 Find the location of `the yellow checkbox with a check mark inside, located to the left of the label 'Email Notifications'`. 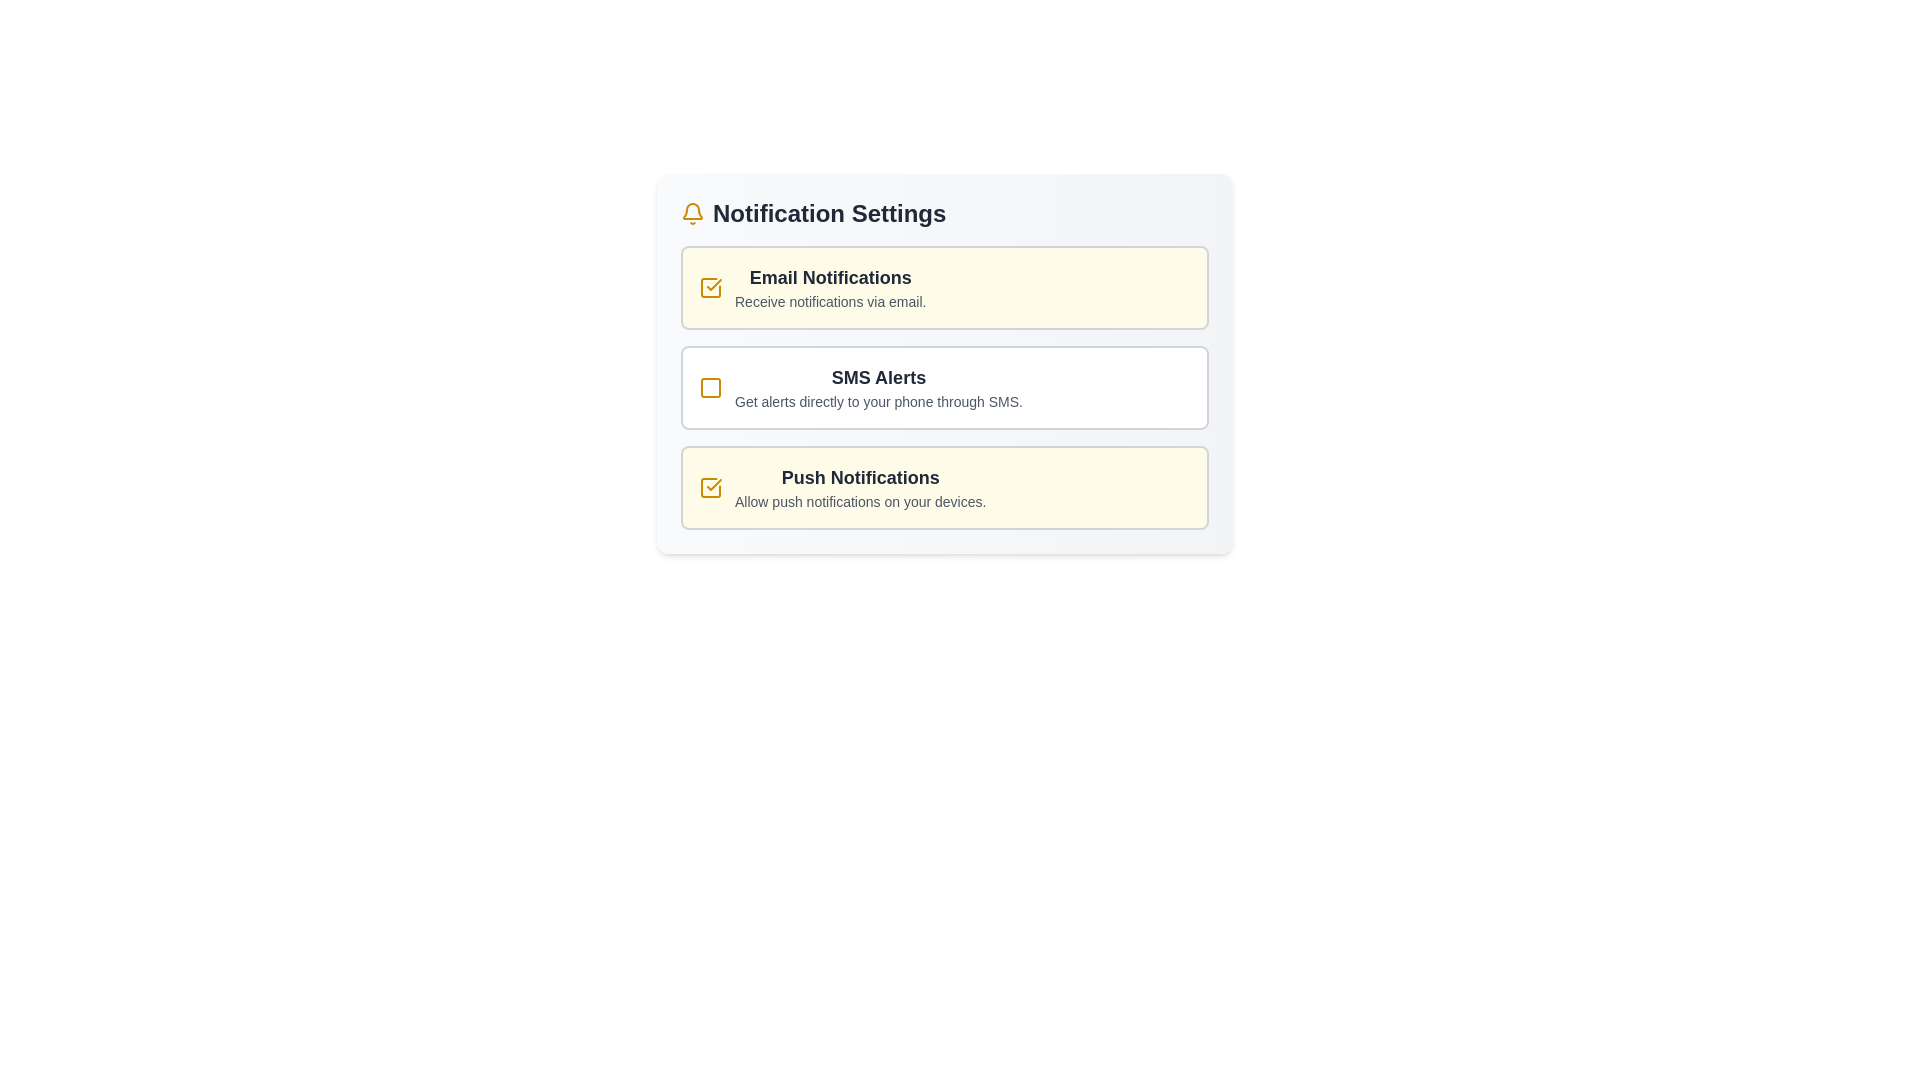

the yellow checkbox with a check mark inside, located to the left of the label 'Email Notifications' is located at coordinates (710, 288).